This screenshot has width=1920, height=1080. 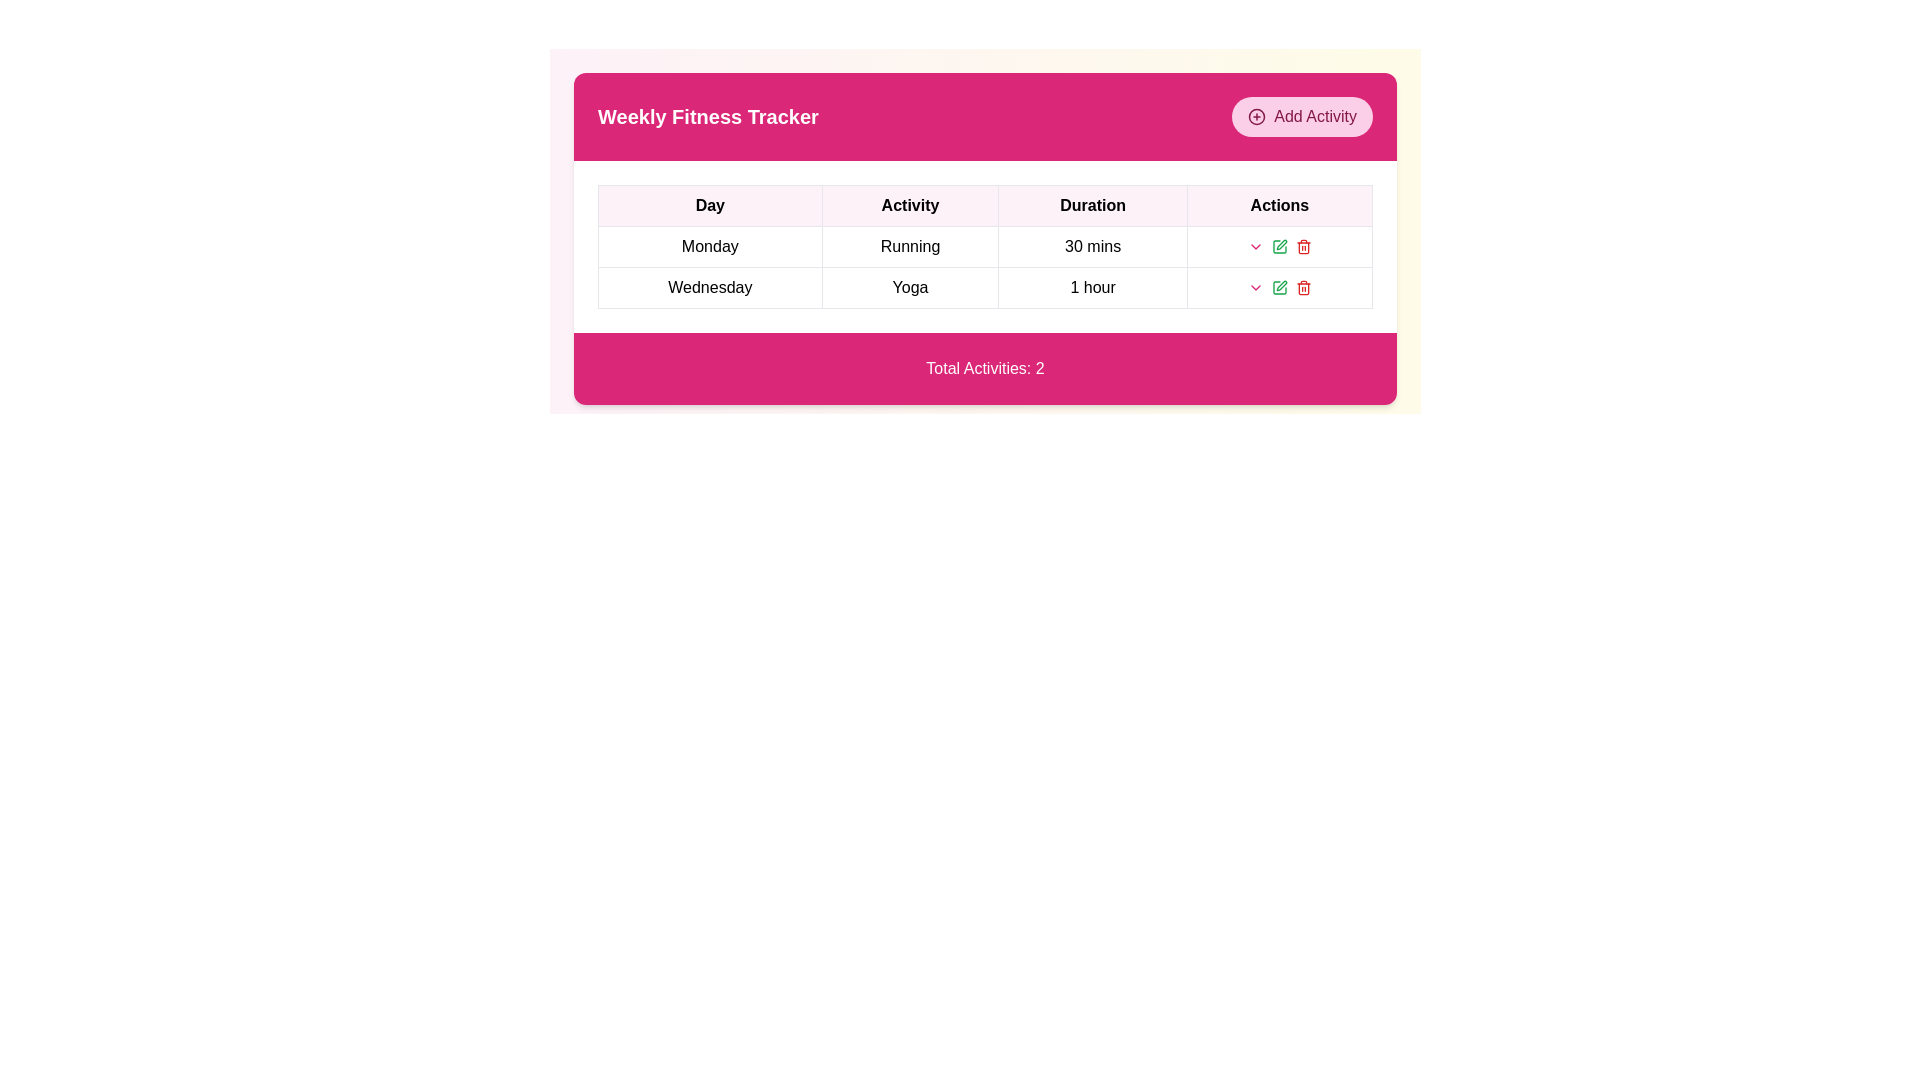 I want to click on the 'Duration' text element that displays the time information for the Yoga activity on Wednesday, so click(x=1092, y=288).